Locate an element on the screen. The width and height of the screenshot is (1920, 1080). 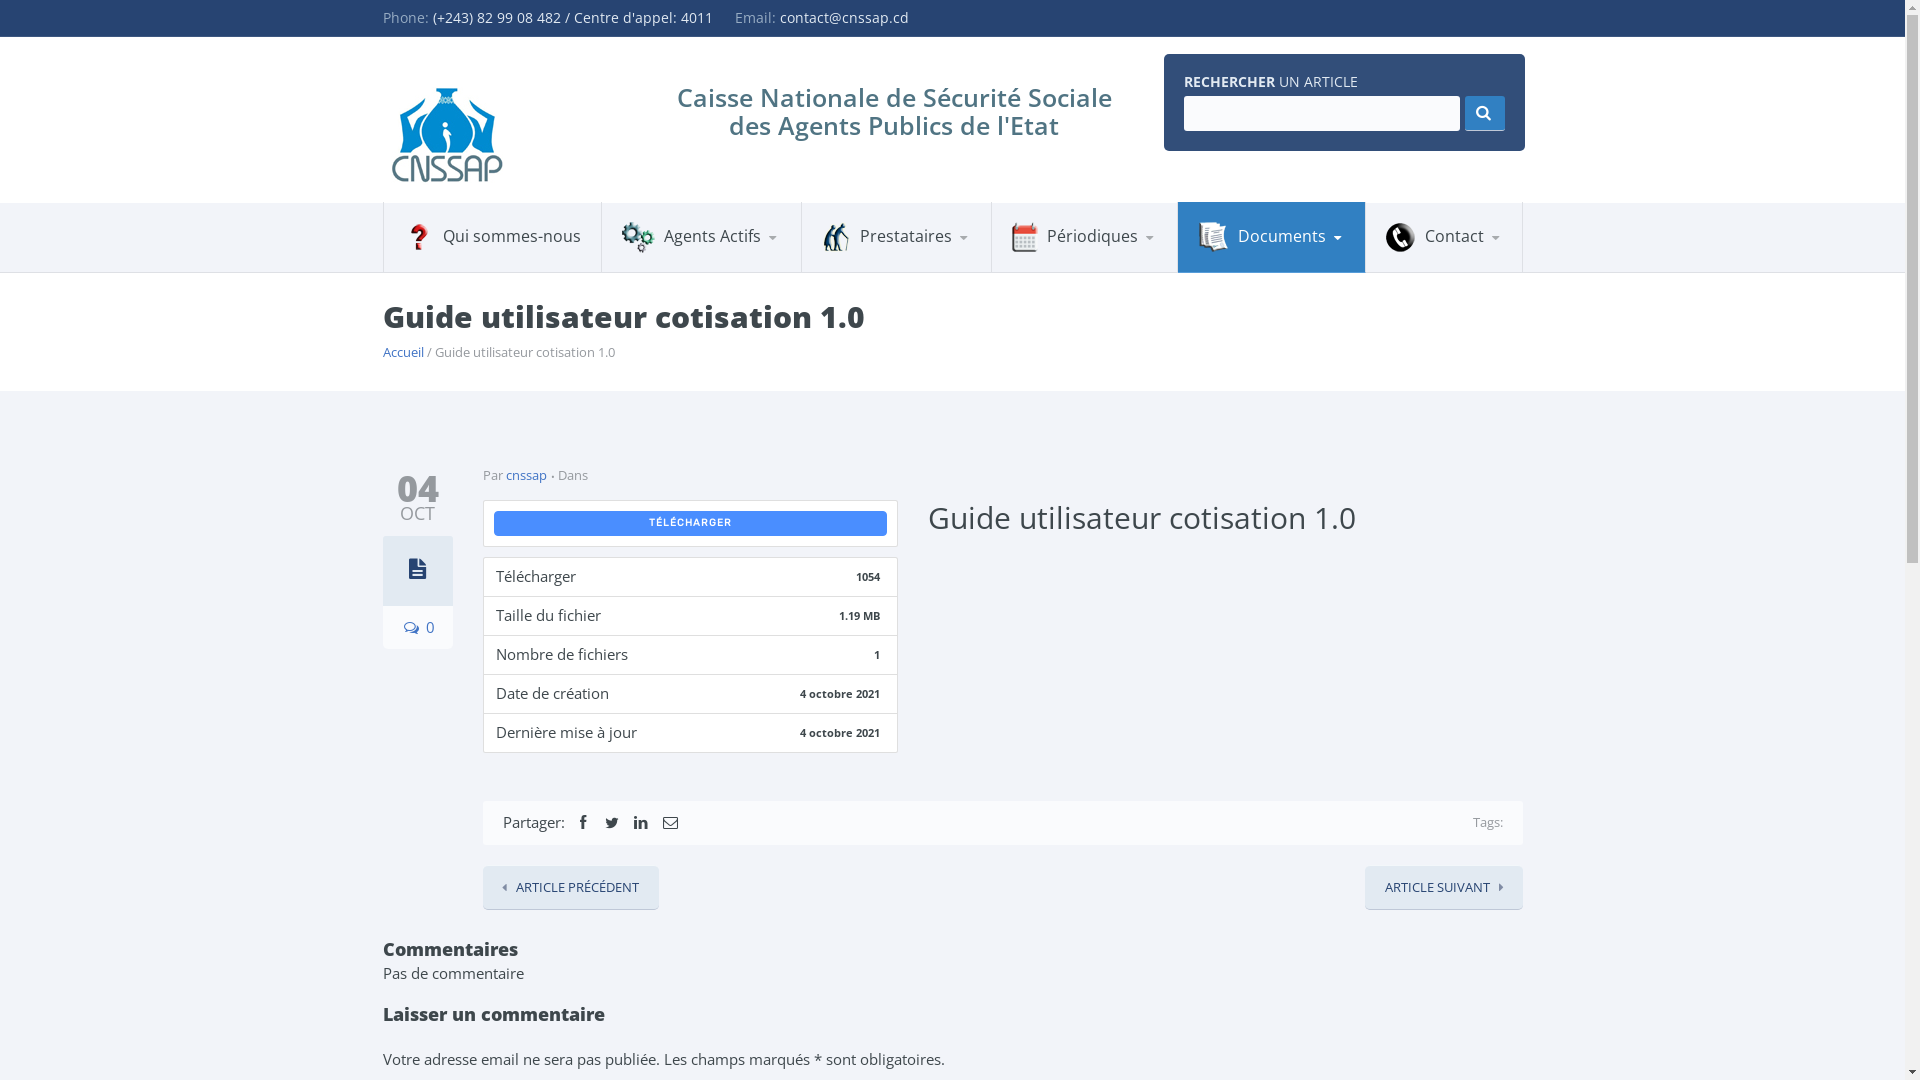
'contact@cnssap.cd' is located at coordinates (844, 17).